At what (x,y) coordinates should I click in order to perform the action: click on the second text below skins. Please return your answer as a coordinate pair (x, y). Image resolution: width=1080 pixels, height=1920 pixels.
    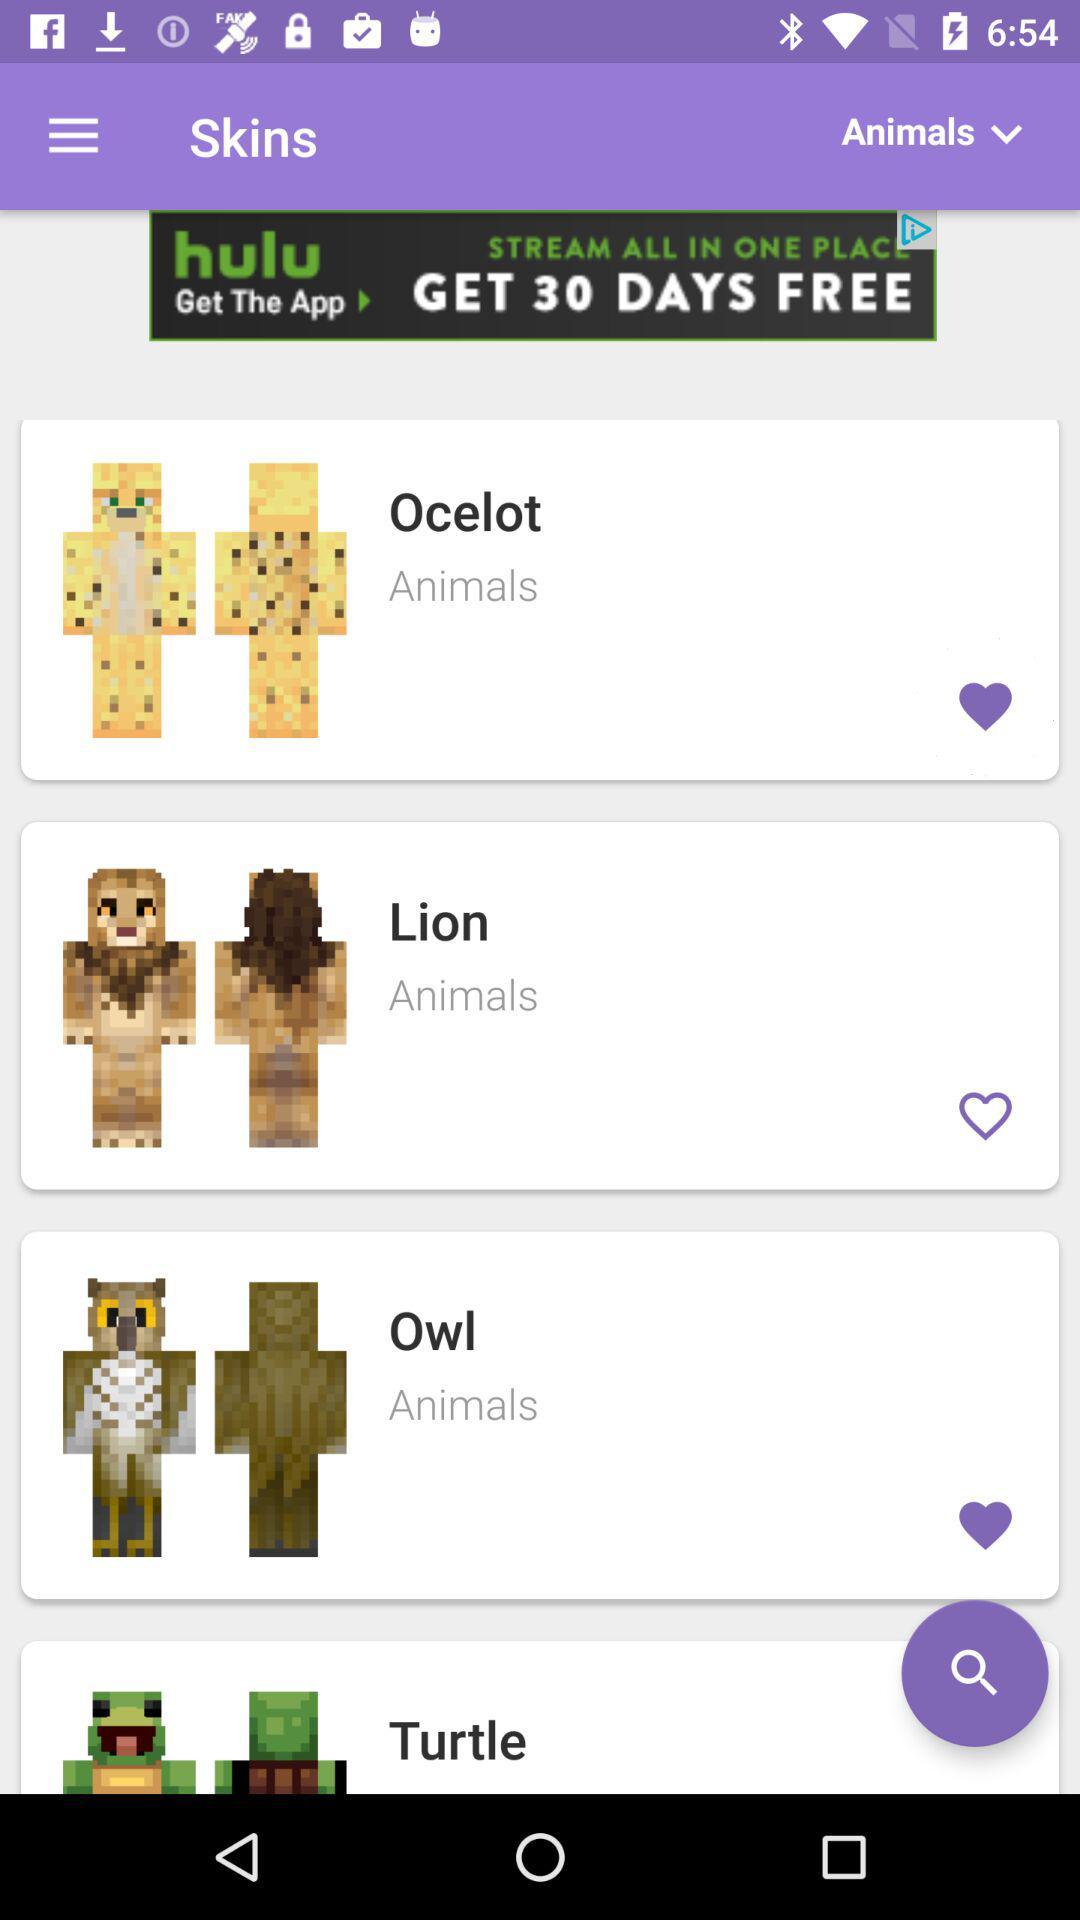
    Looking at the image, I should click on (540, 1006).